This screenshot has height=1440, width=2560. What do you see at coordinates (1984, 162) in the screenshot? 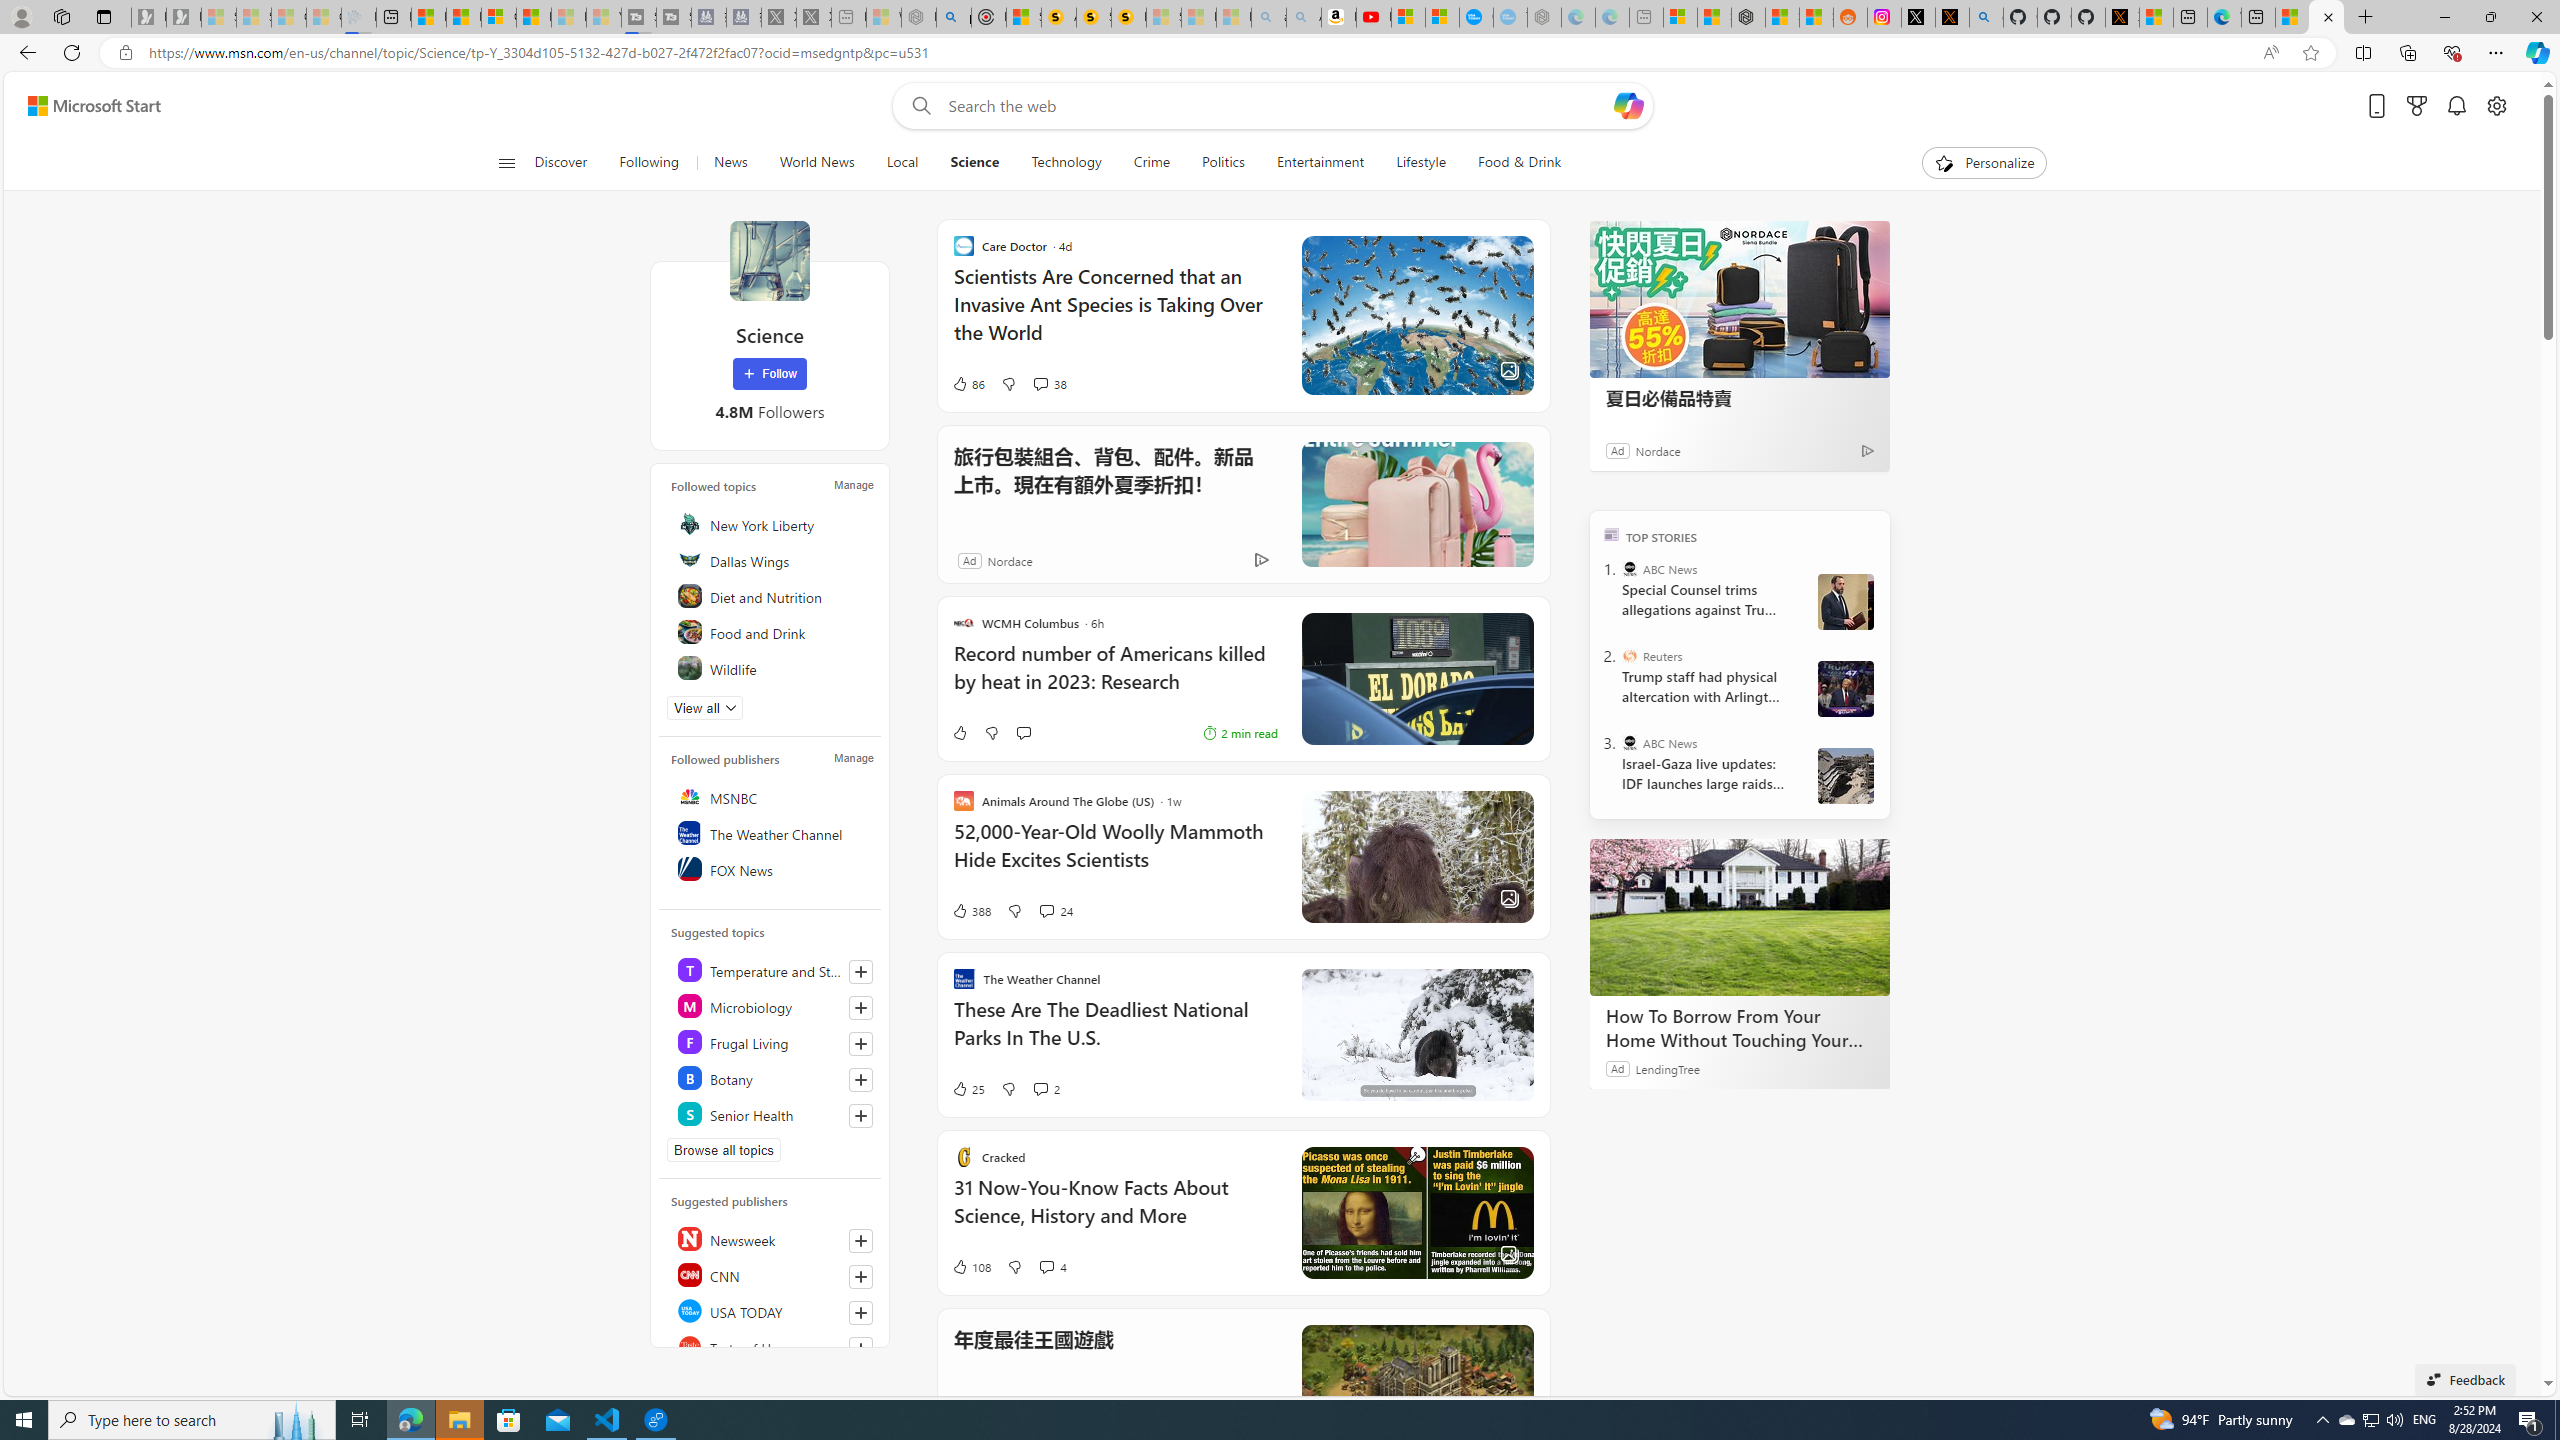
I see `'Personalize'` at bounding box center [1984, 162].